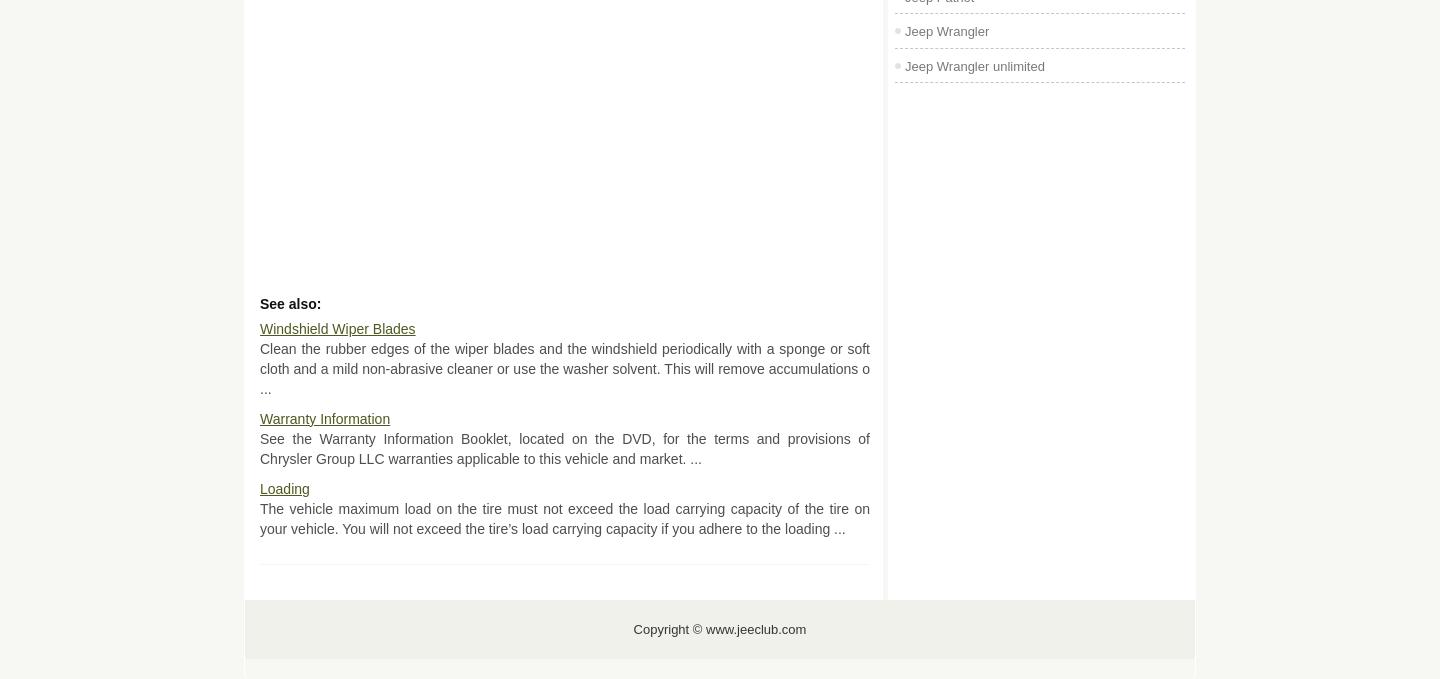 This screenshot has height=679, width=1440. What do you see at coordinates (565, 517) in the screenshot?
I see `'The vehicle maximum load on the tire must not exceed 
the load carrying capacity of the tire on your vehicle. You 
will not exceed the tire’s load carrying capacity if you 
adhere to the loading  ...'` at bounding box center [565, 517].